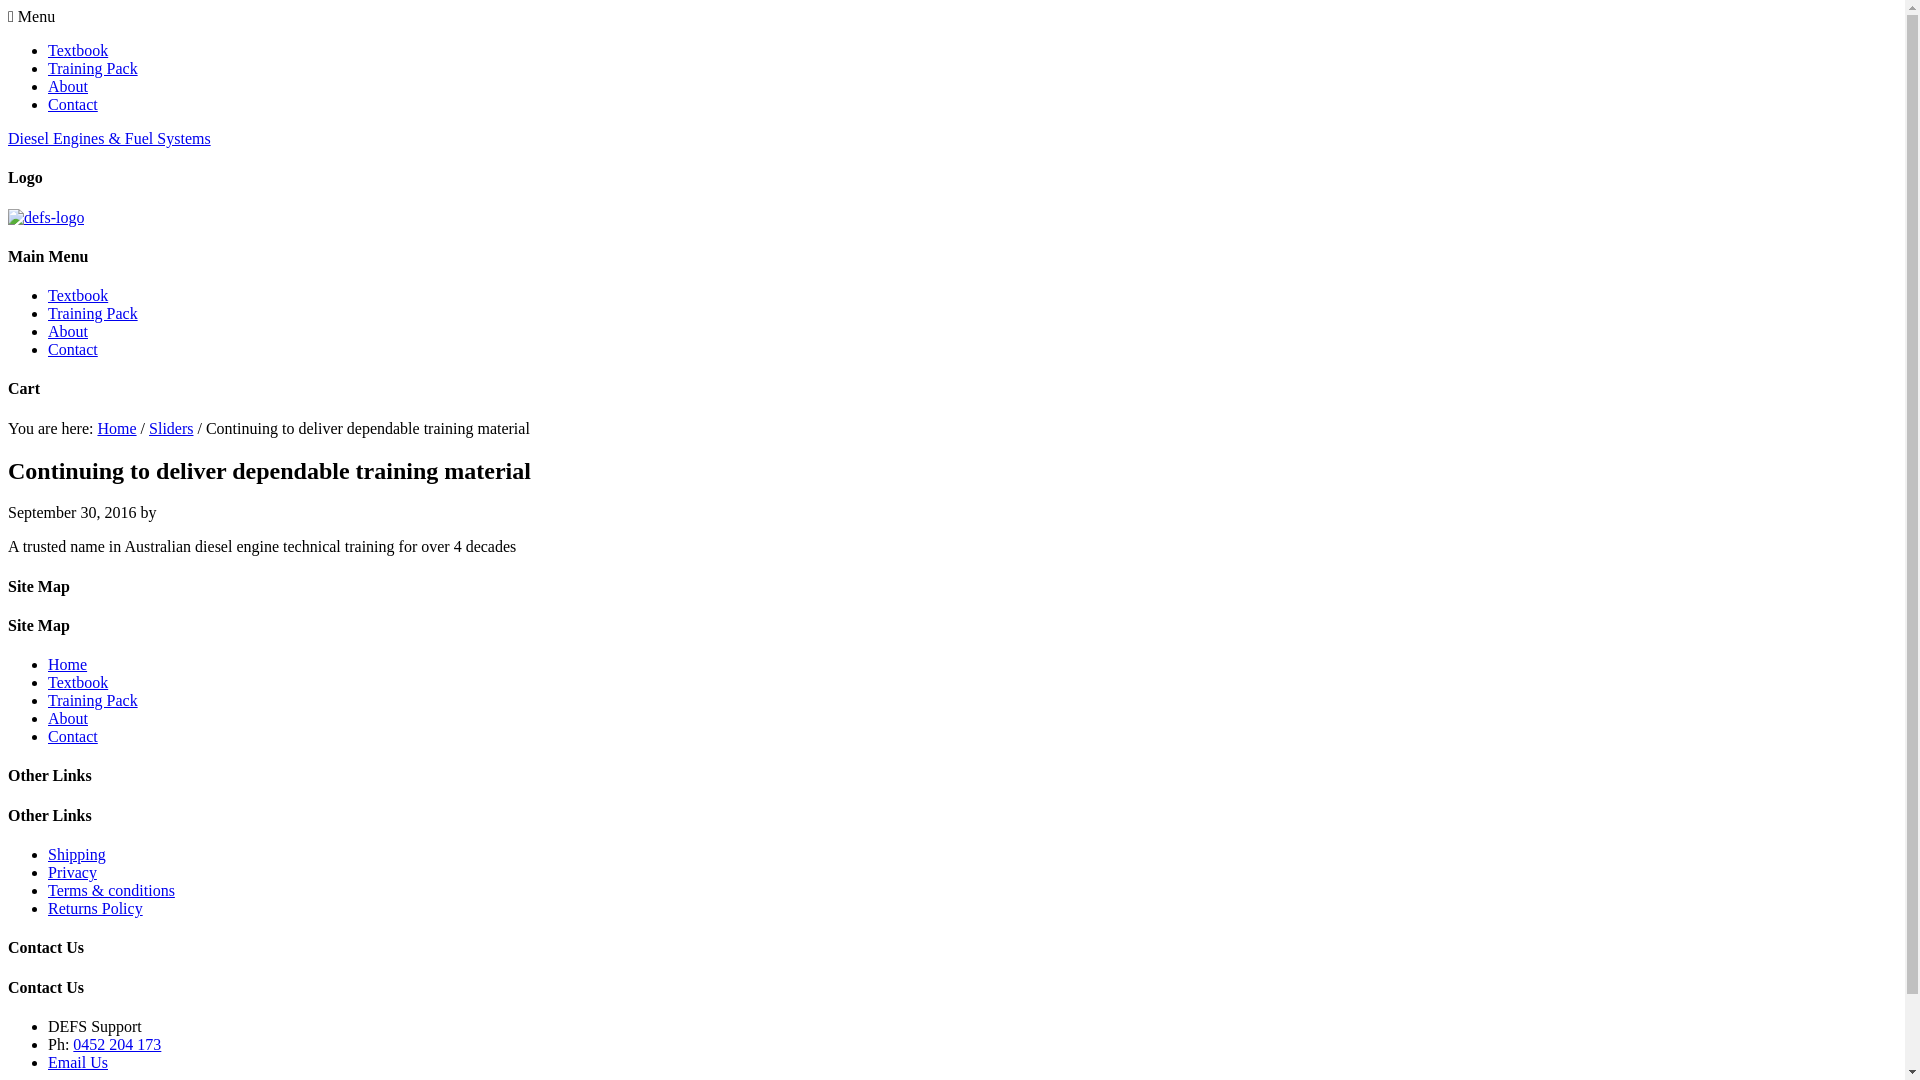 Image resolution: width=1920 pixels, height=1080 pixels. I want to click on 'Textbook', so click(77, 49).